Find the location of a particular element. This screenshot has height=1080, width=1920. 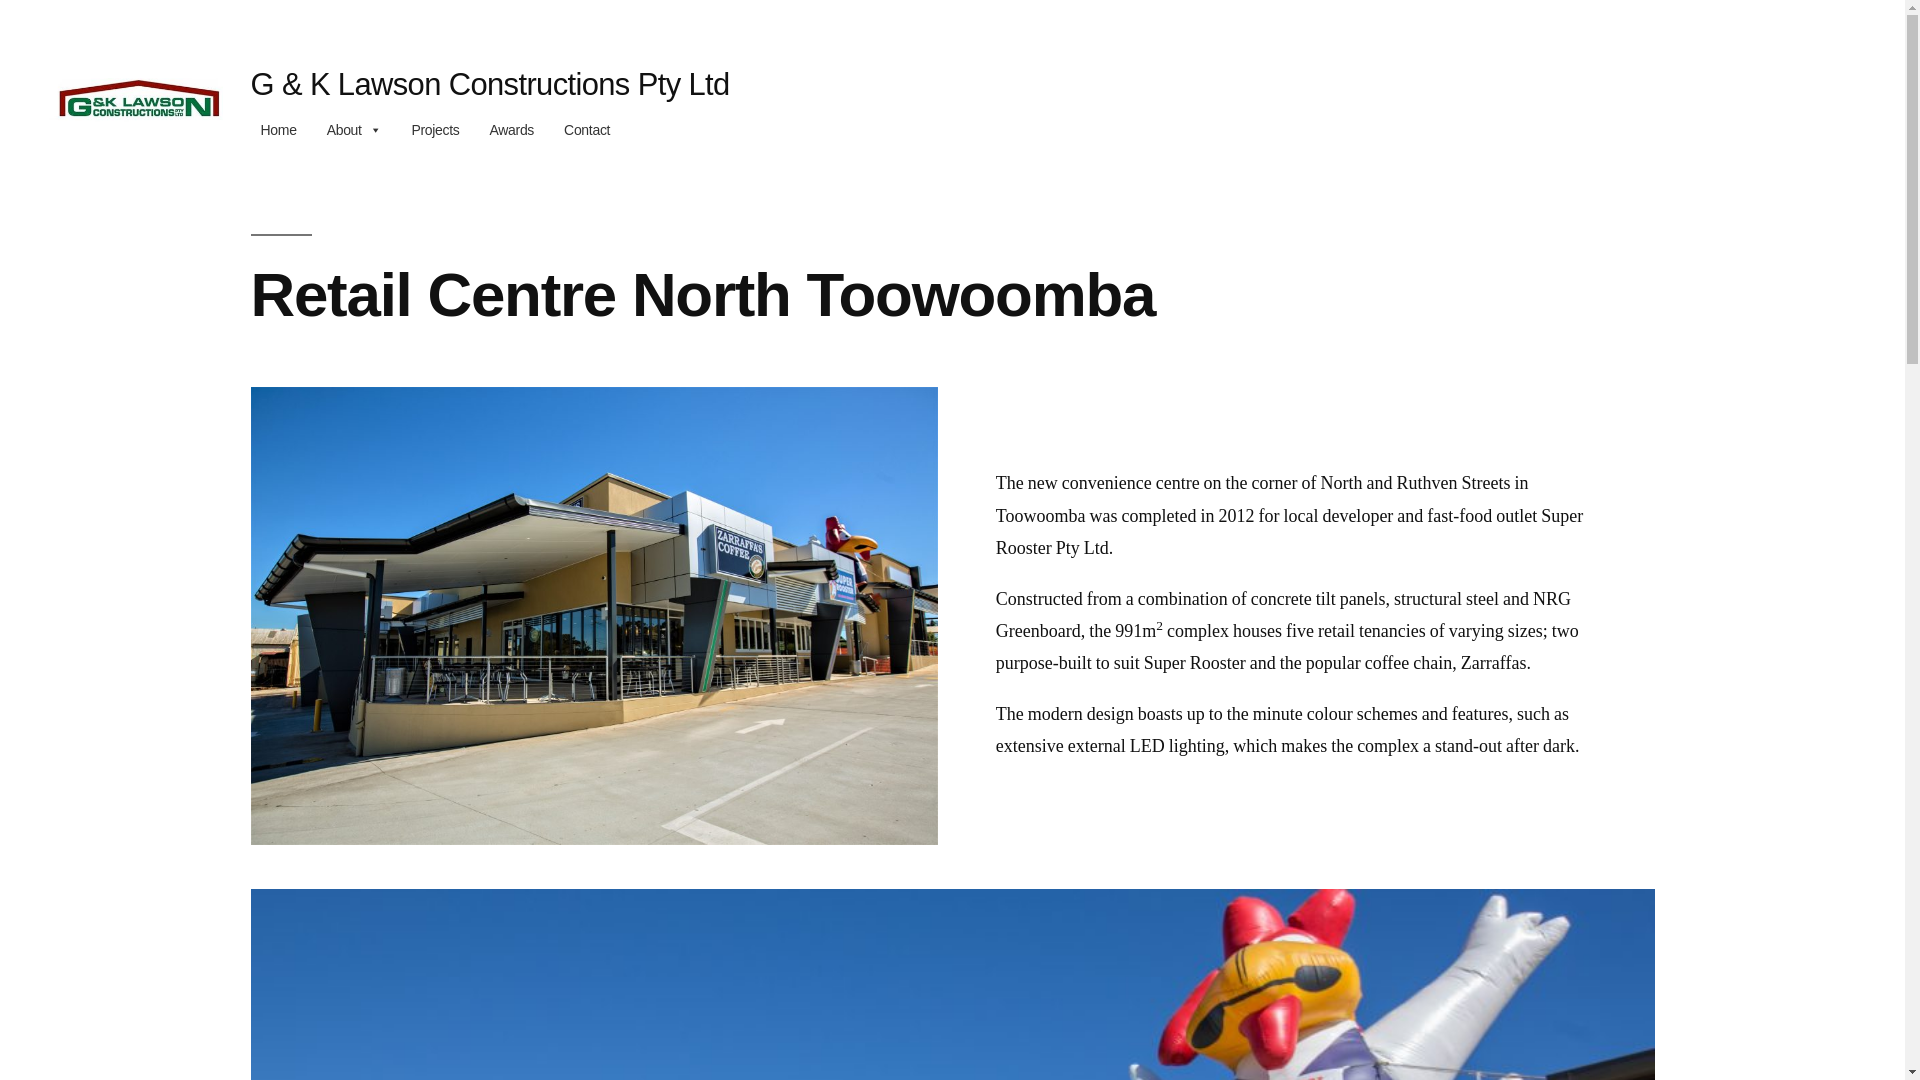

'About' is located at coordinates (315, 130).